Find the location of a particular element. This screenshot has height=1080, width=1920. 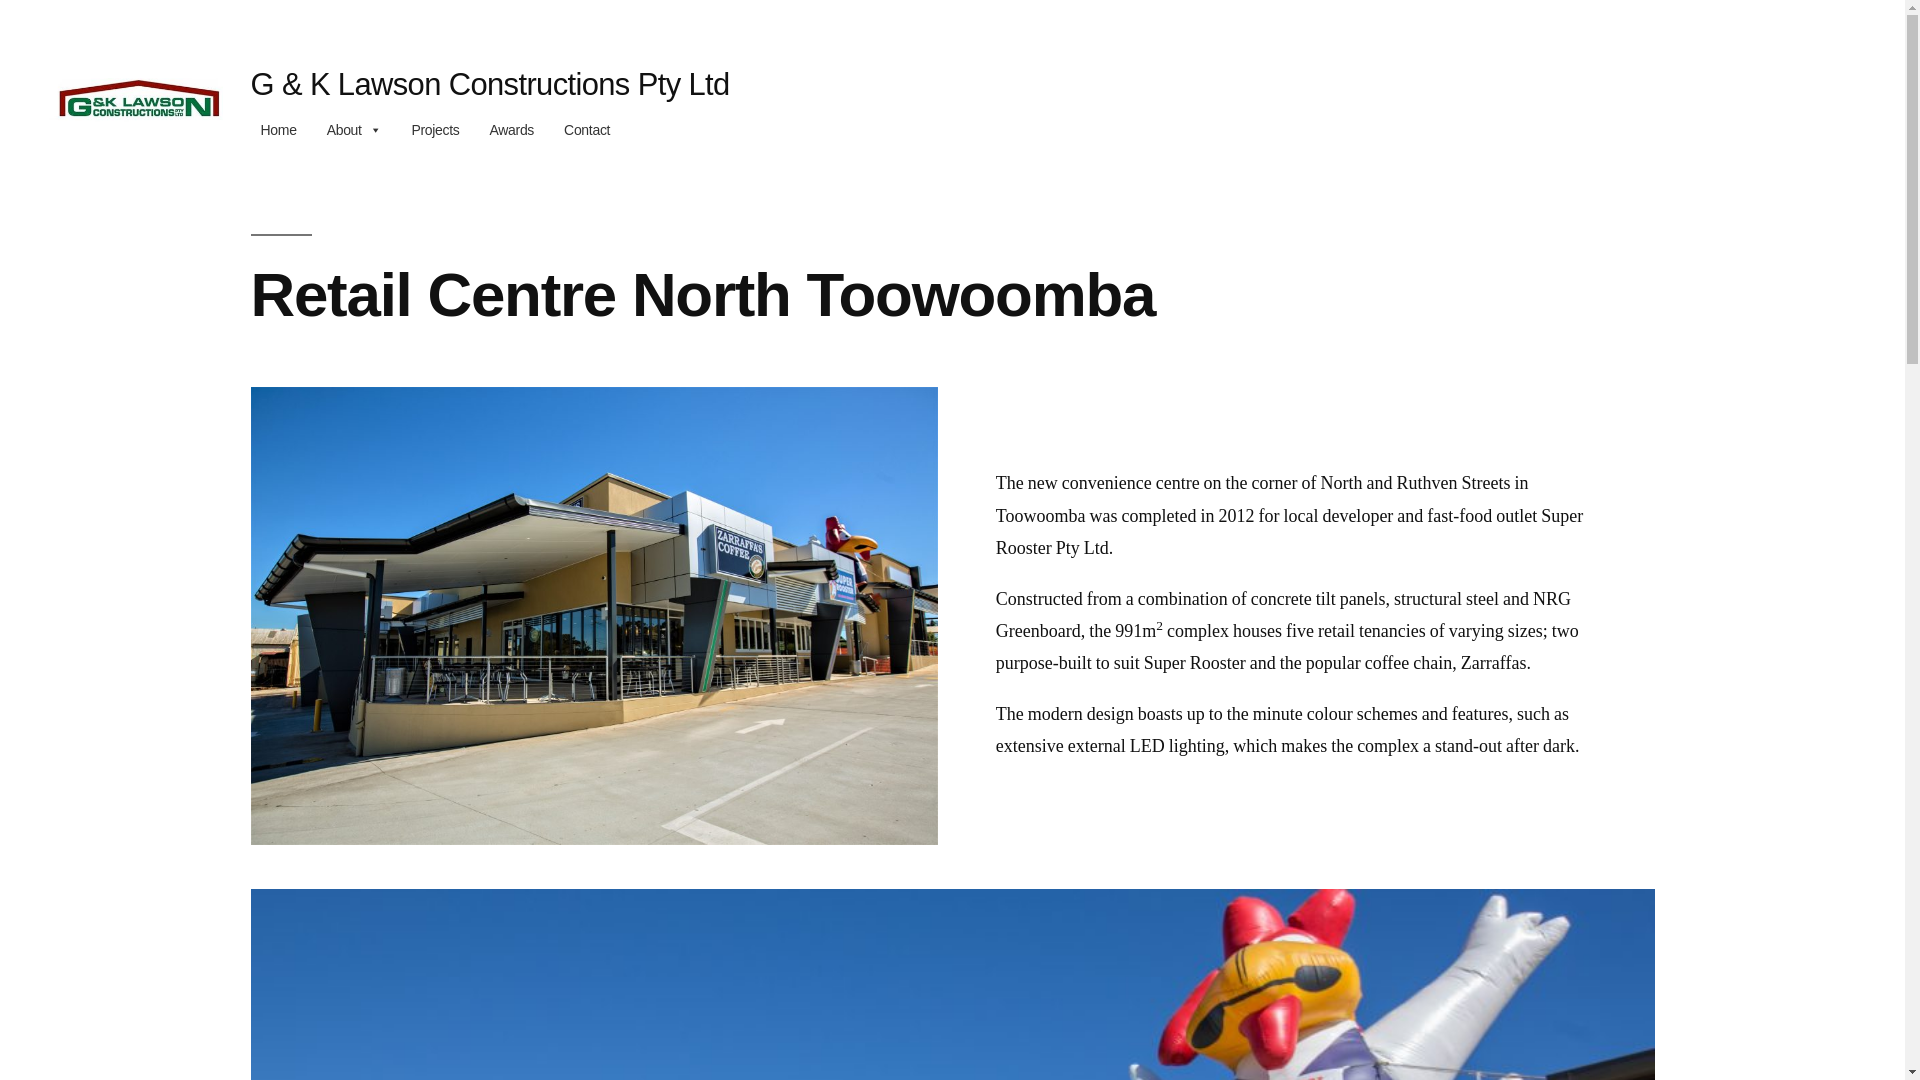

'About' is located at coordinates (315, 130).